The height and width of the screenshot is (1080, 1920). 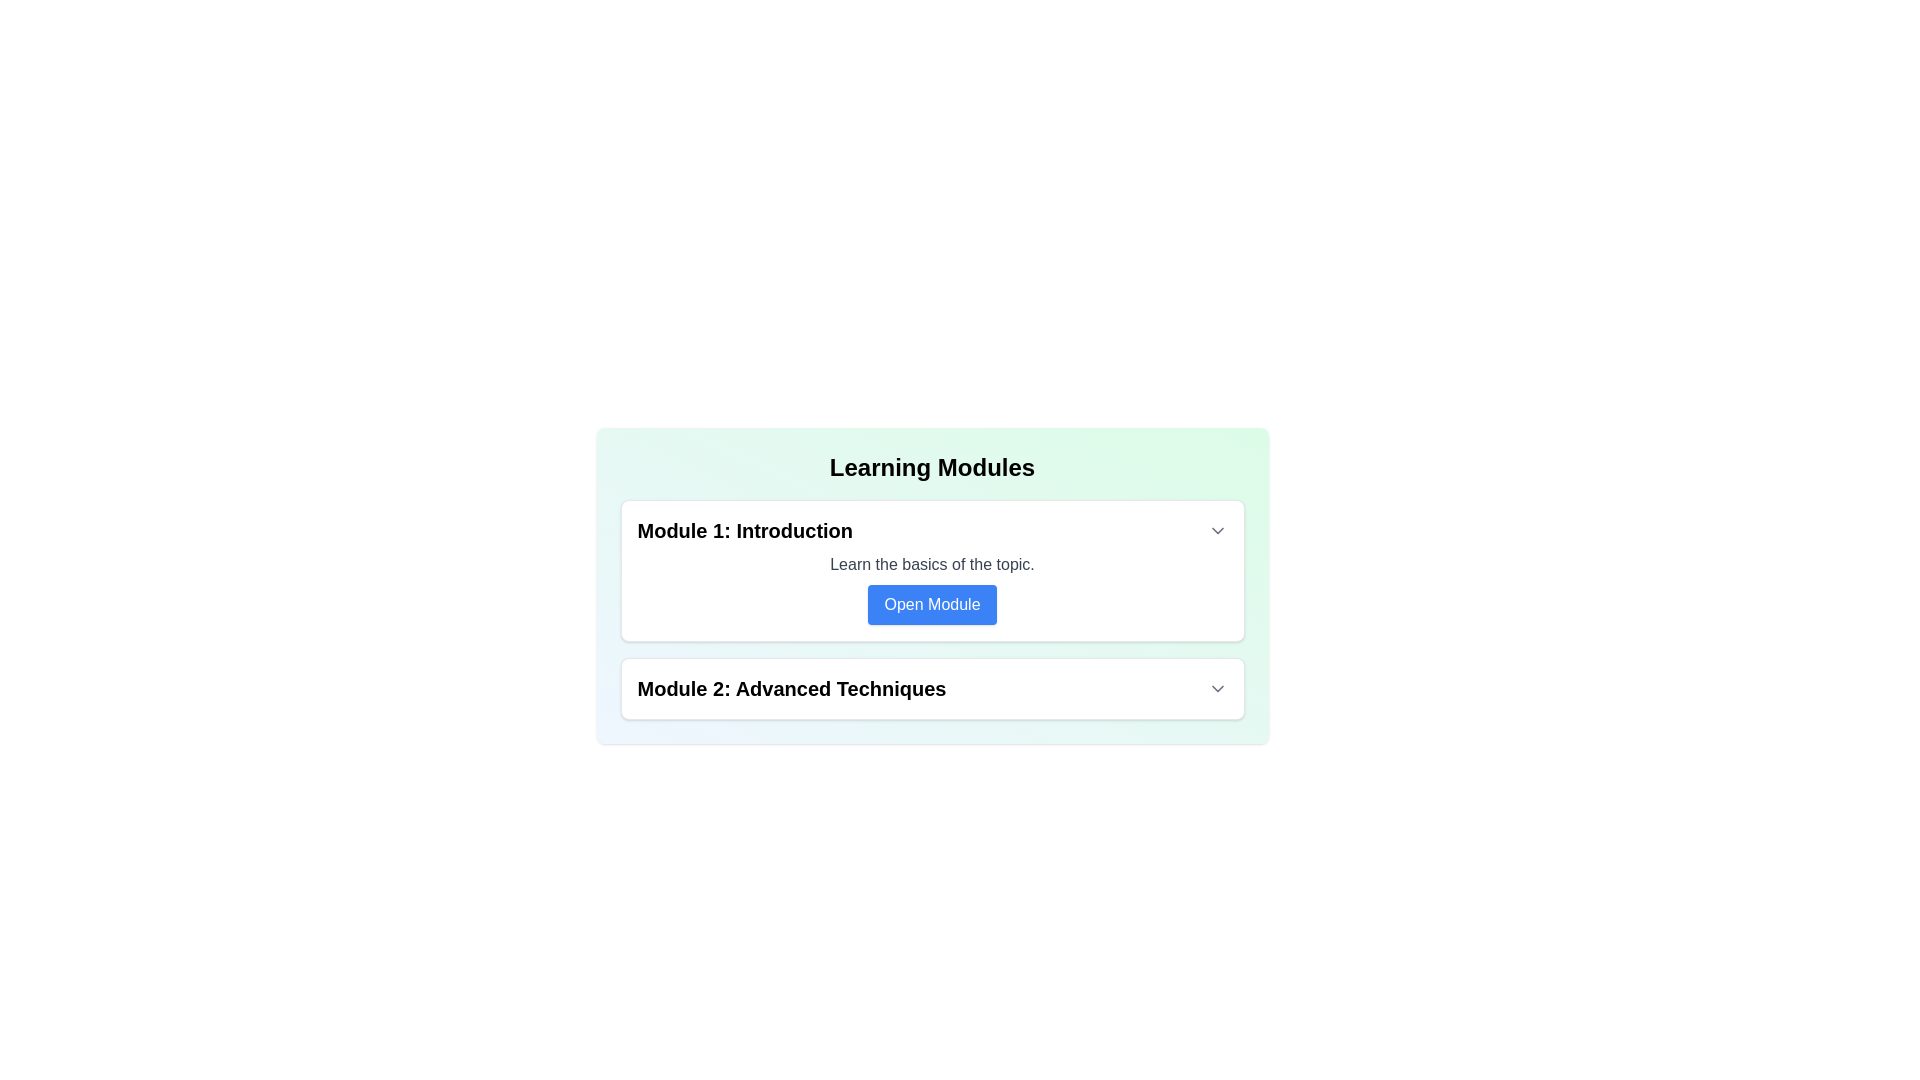 I want to click on the button labeled 'Open Module' located within the 'Learning Modules' section that features a gradient background and rounded corners, so click(x=931, y=585).